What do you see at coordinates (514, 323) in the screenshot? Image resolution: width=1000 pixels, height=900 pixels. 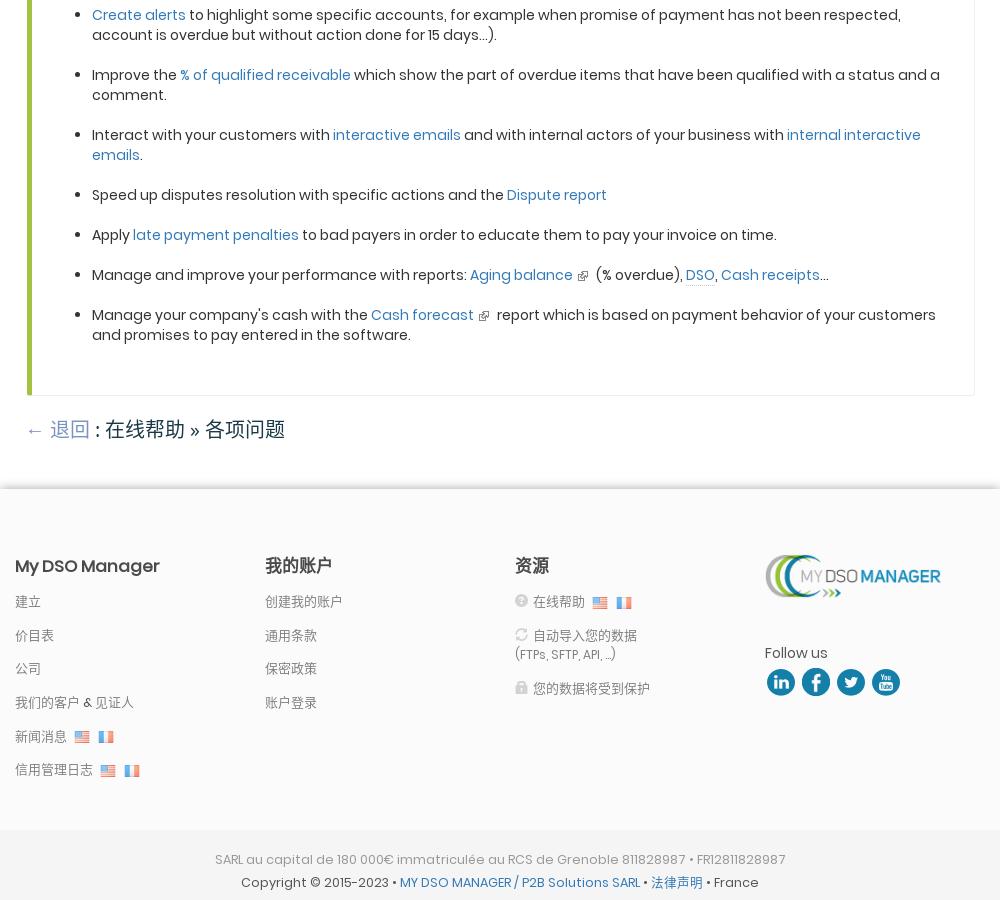 I see `'report which is based on payment behavior of your customers and promises to pay entered in the software.'` at bounding box center [514, 323].